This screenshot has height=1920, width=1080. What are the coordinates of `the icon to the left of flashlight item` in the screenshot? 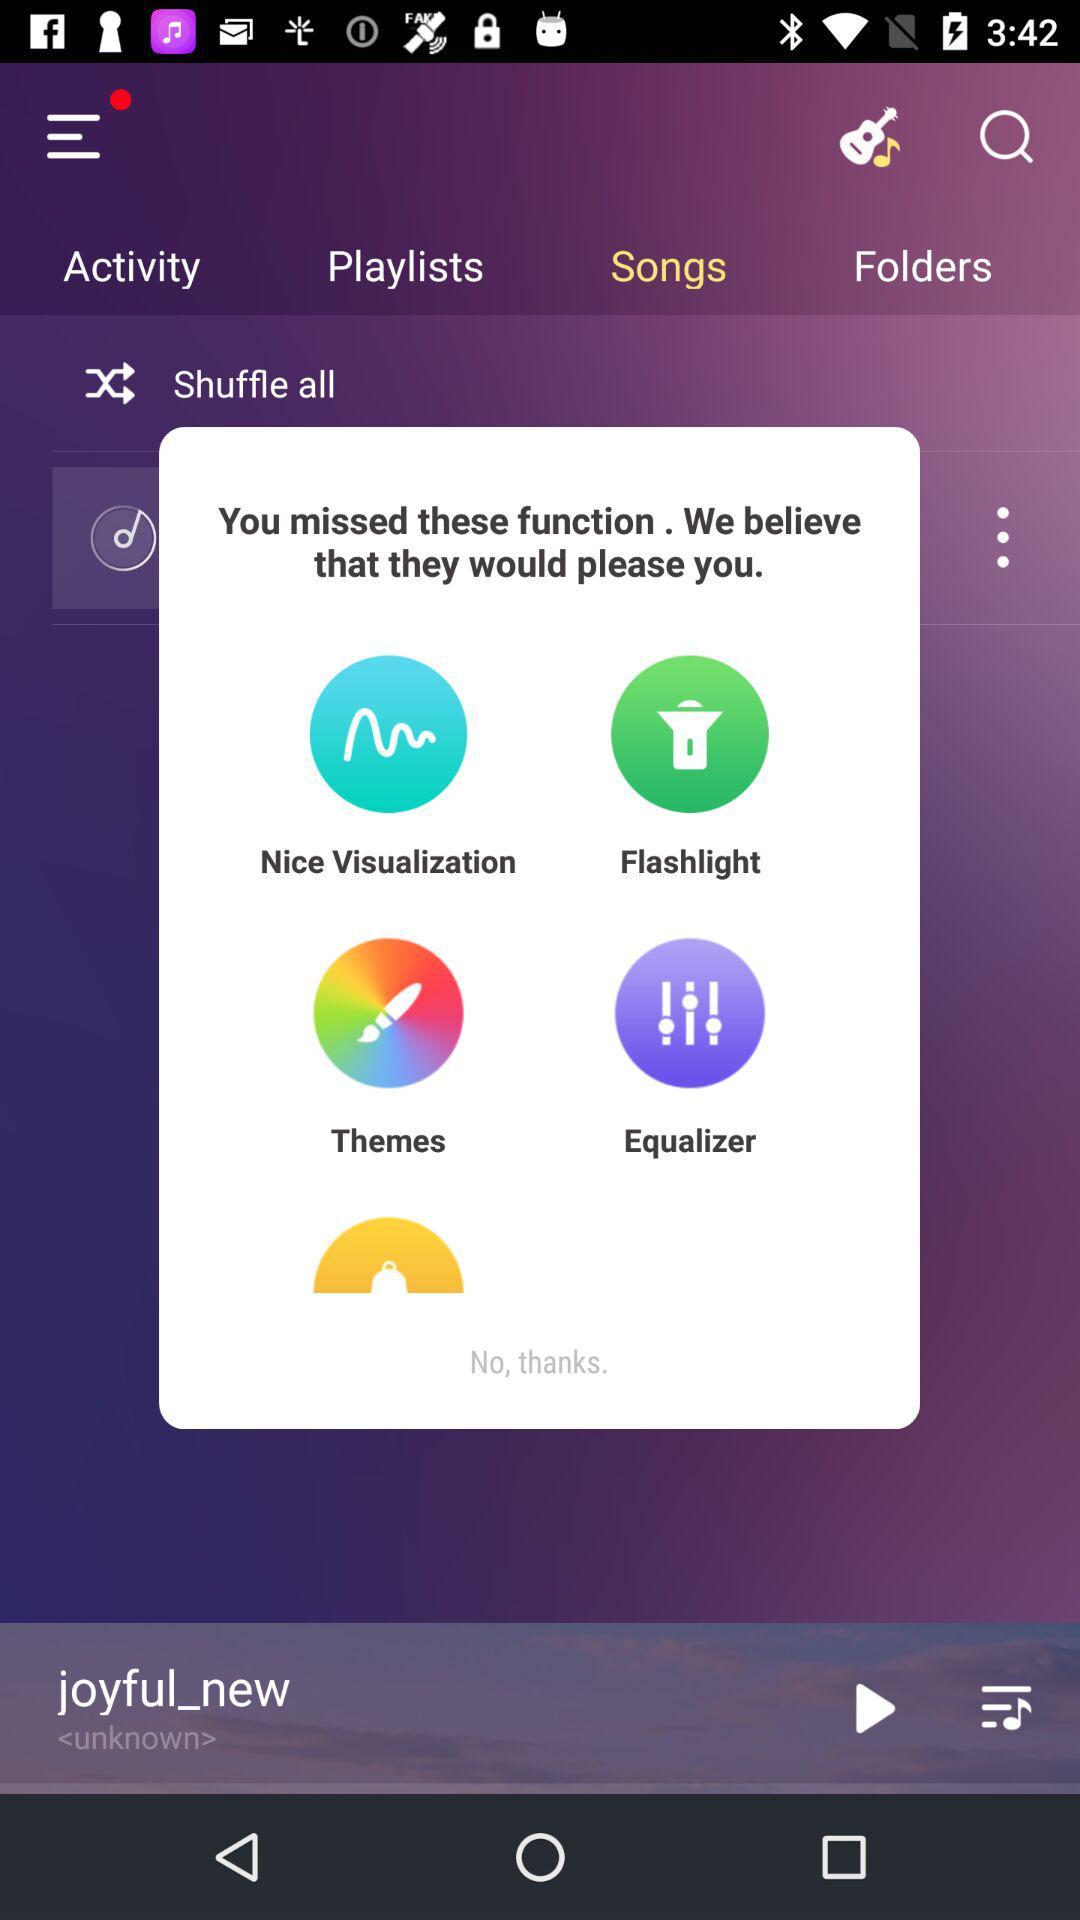 It's located at (388, 860).